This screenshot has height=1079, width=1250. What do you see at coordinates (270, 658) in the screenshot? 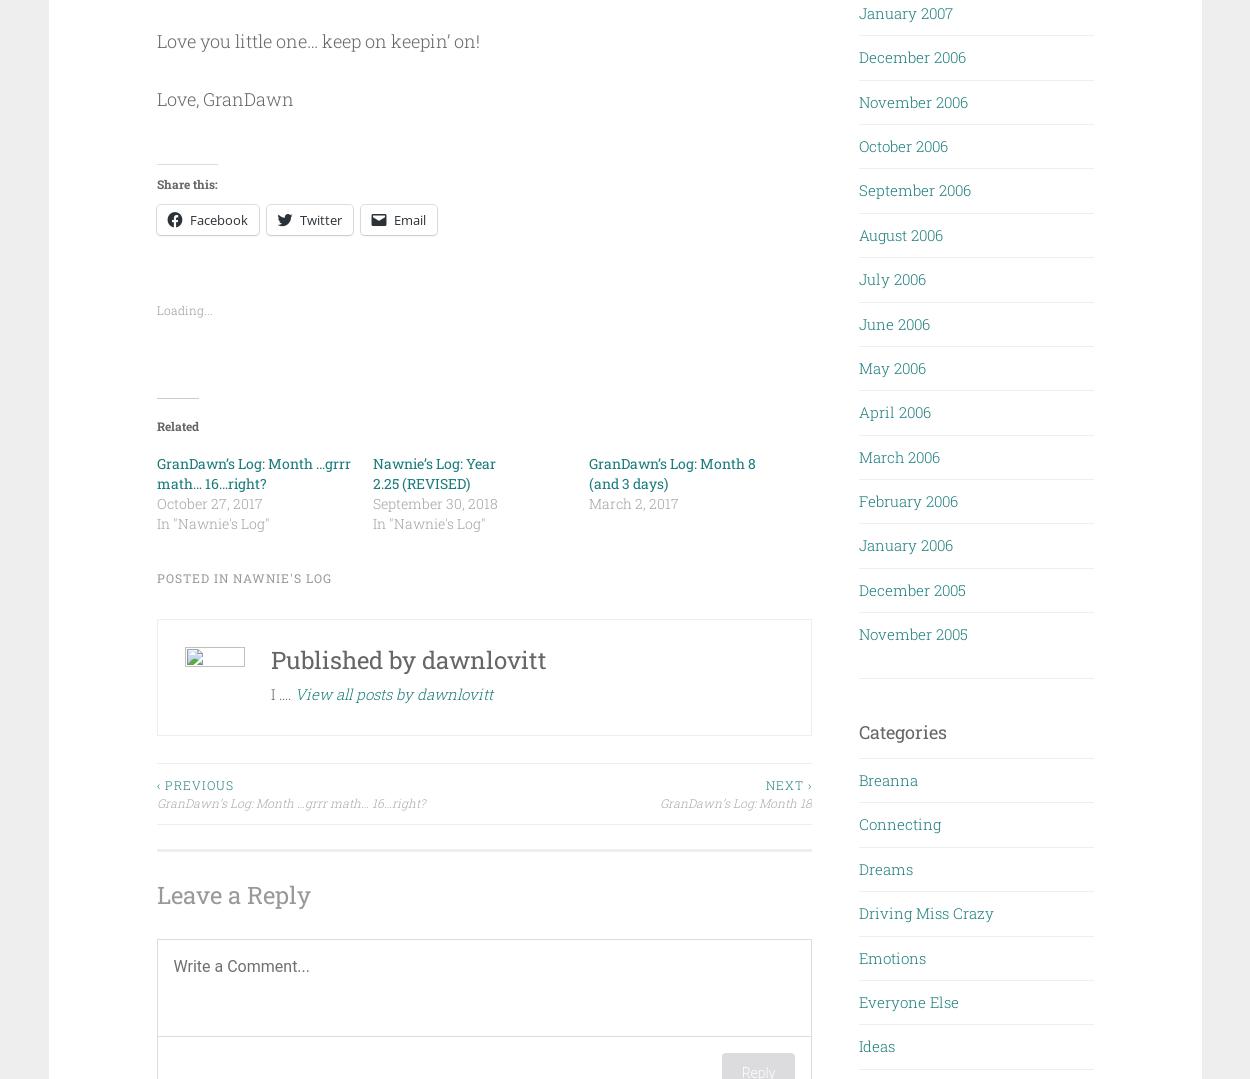
I see `'Published by'` at bounding box center [270, 658].